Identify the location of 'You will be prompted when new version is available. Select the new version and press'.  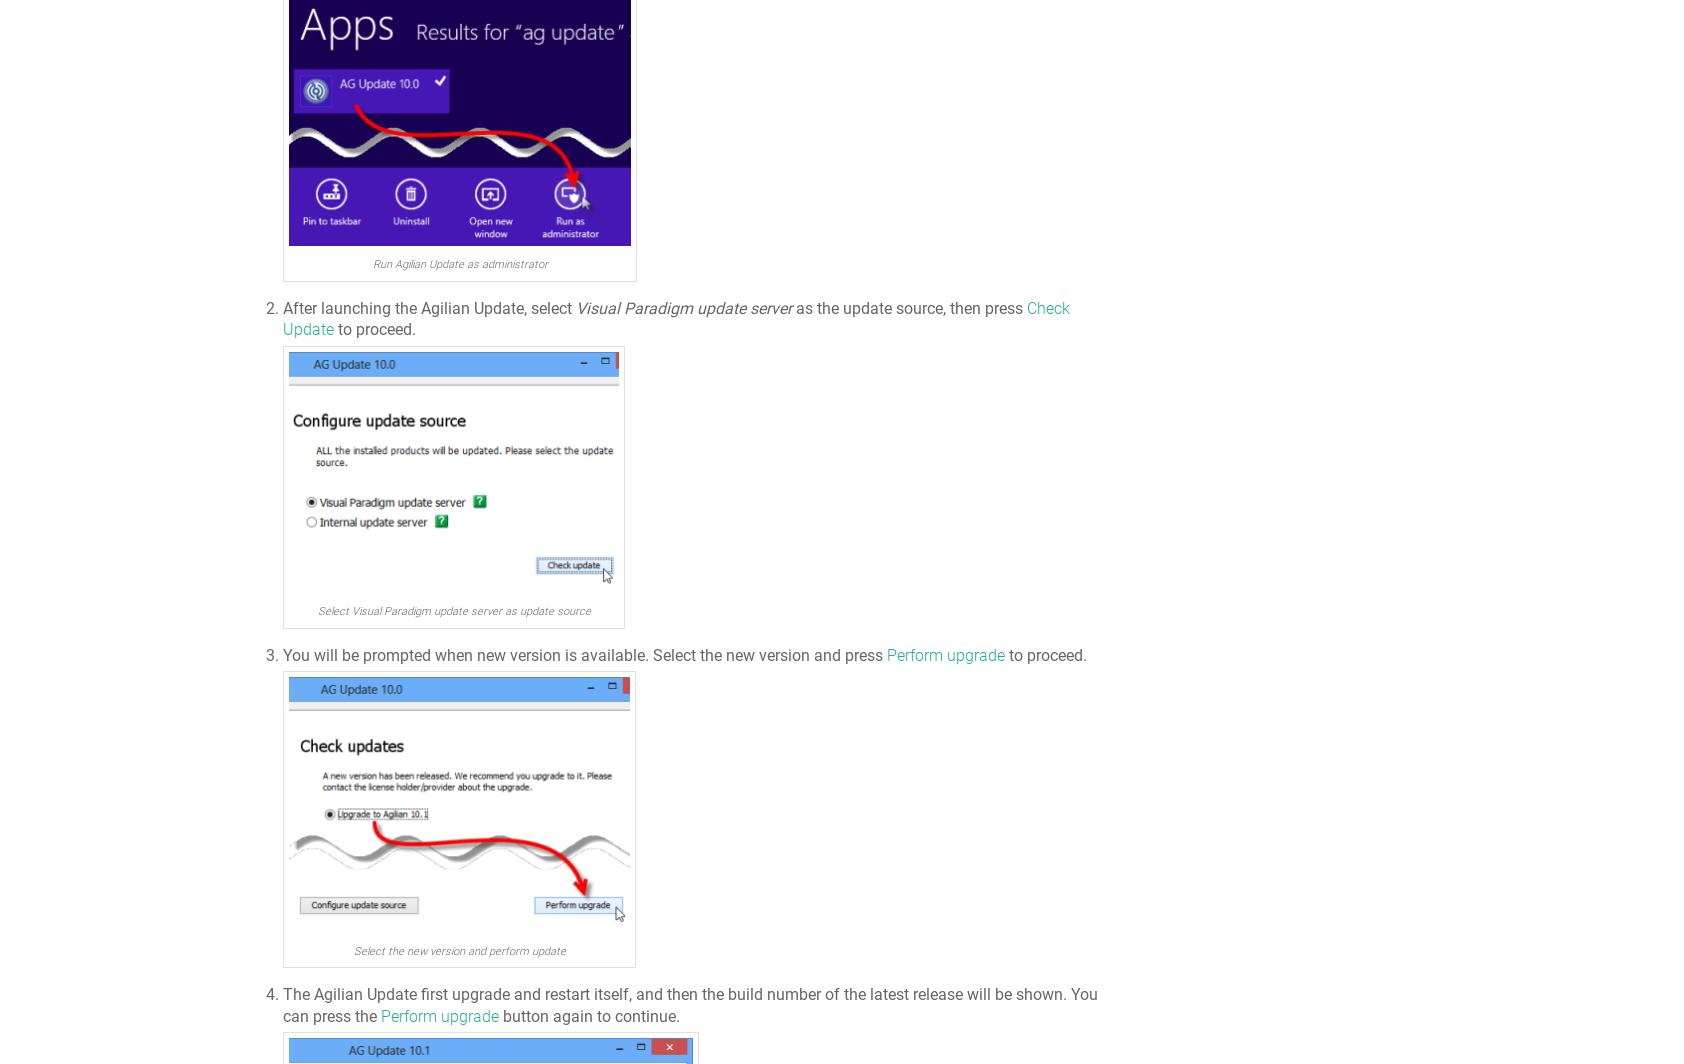
(584, 654).